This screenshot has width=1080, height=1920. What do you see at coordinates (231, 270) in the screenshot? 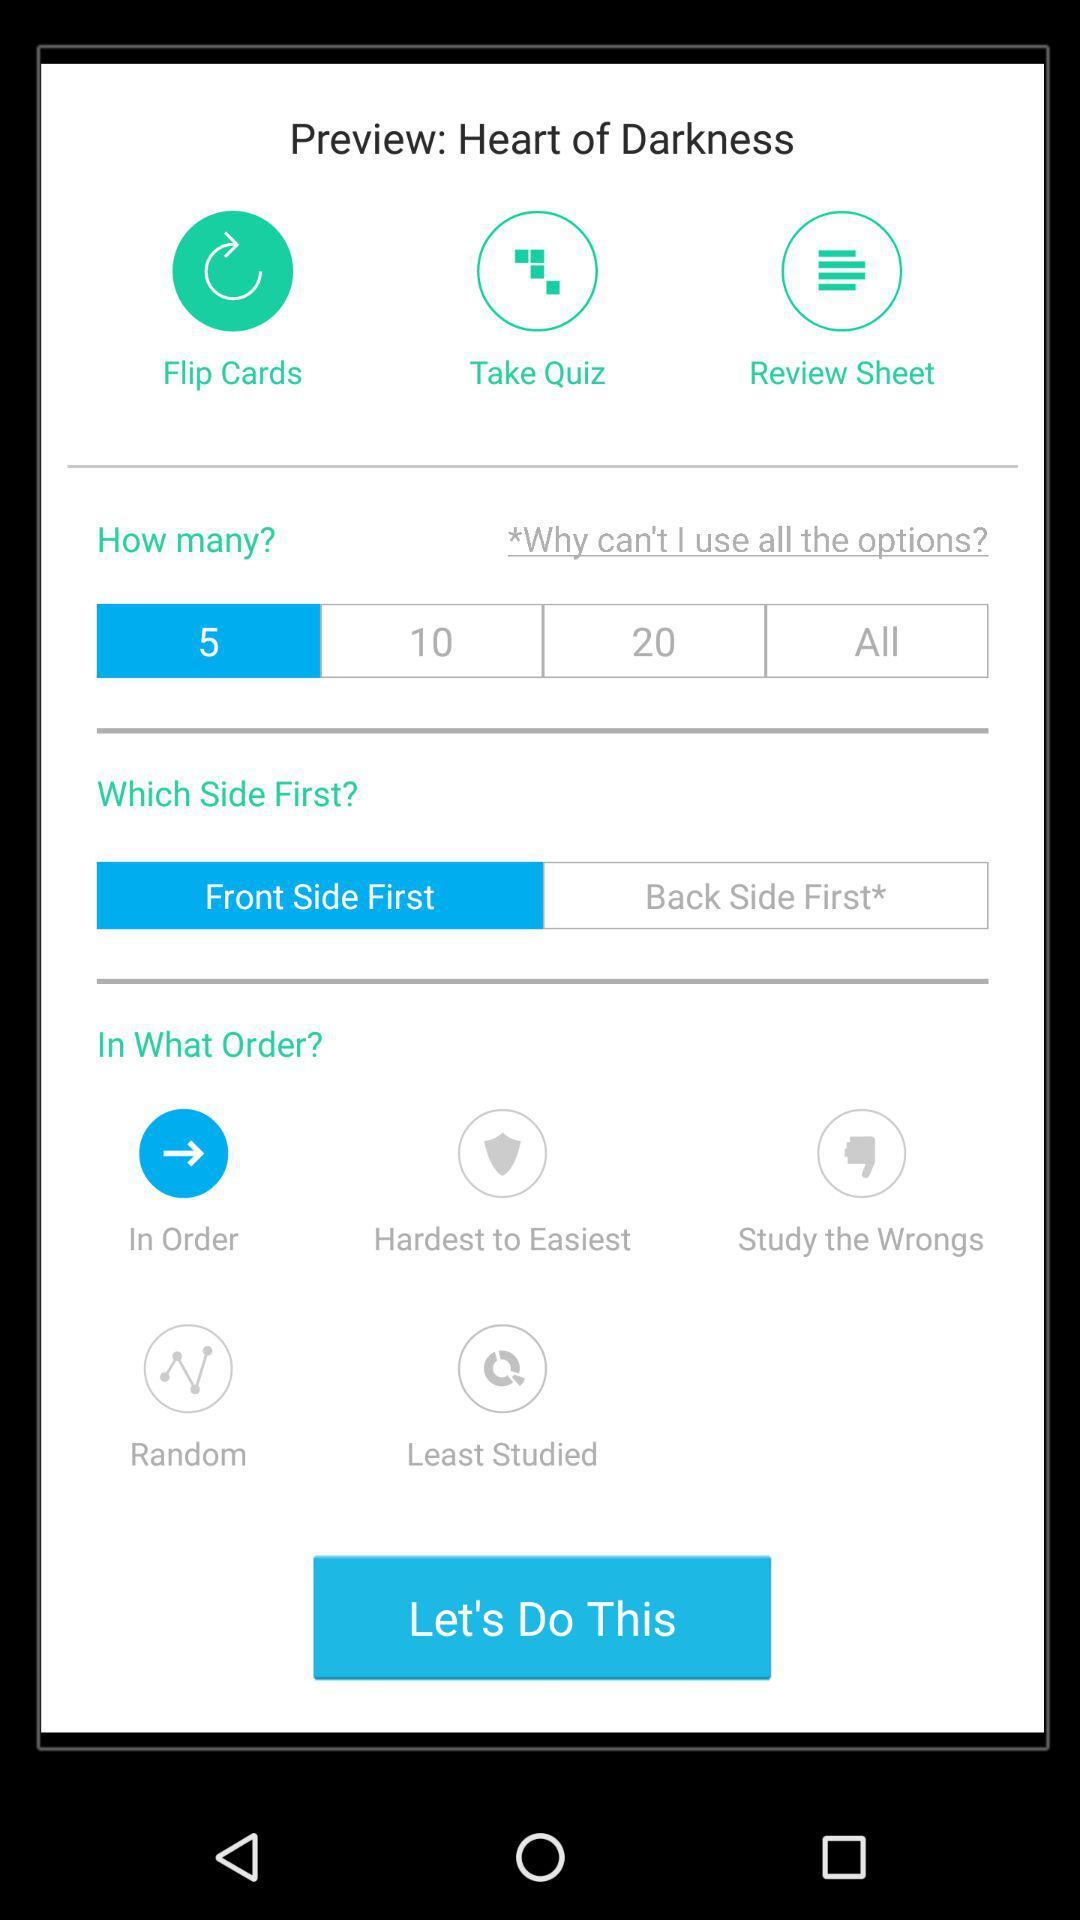
I see `reverse order of cards` at bounding box center [231, 270].